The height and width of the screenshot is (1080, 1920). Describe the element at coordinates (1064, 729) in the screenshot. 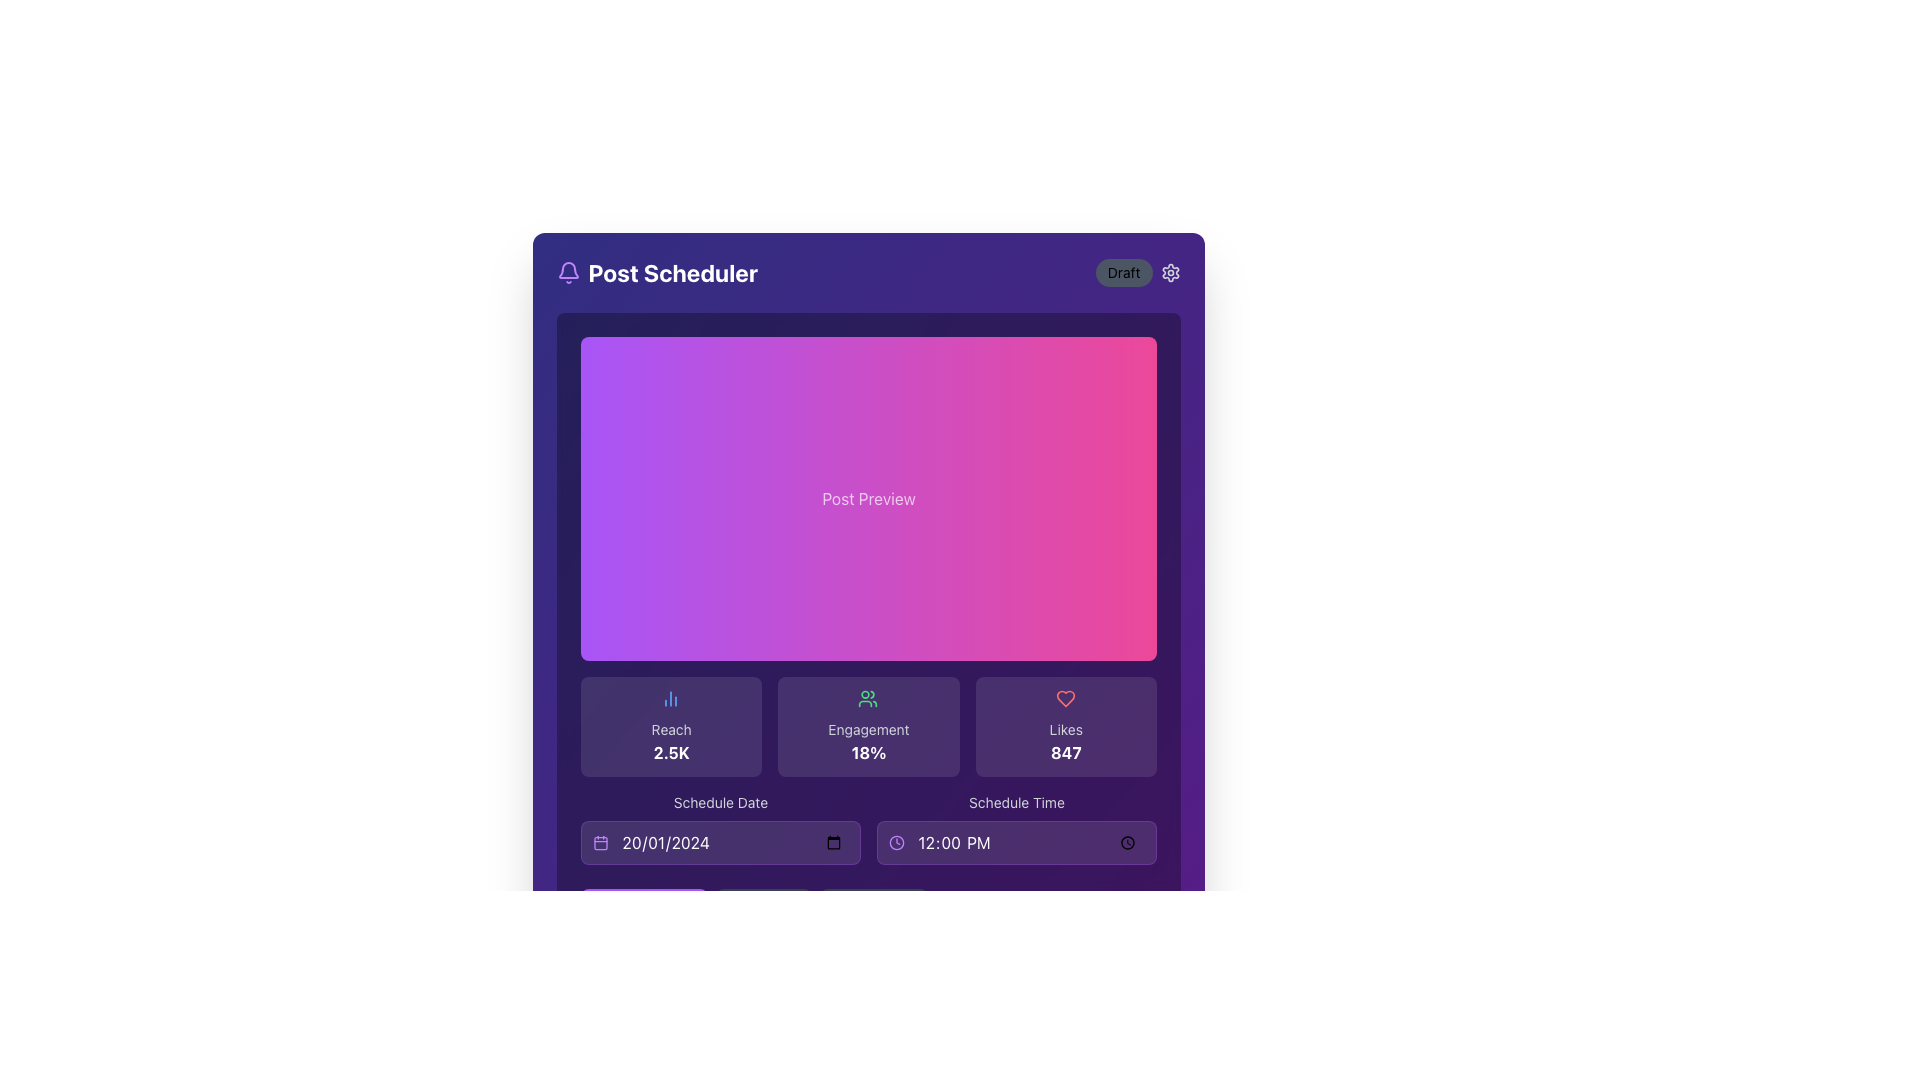

I see `the 'Likes' label text, which is displayed in a small gray font within a card, located at the far right of four cards at the bottom of the interface, positioned below a red heart icon and above the number '847'` at that location.